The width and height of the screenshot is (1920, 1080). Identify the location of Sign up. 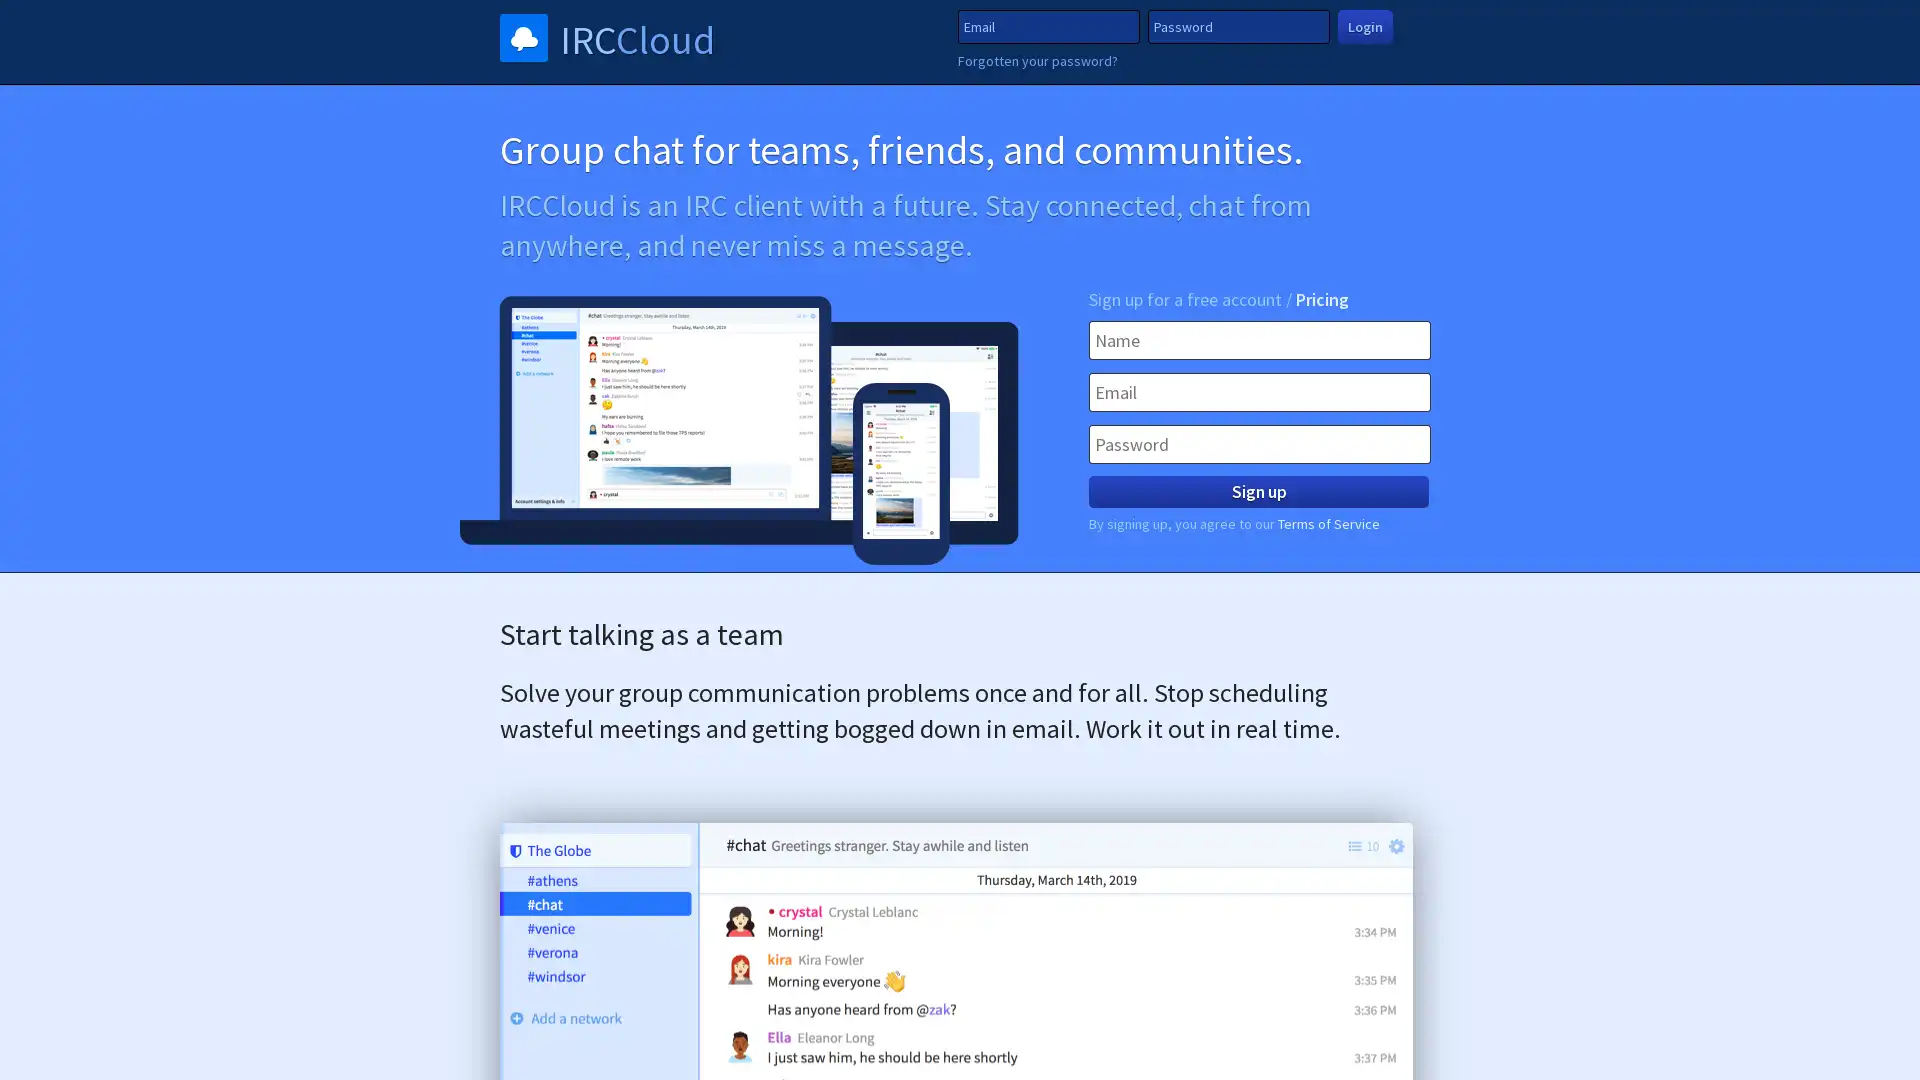
(1257, 492).